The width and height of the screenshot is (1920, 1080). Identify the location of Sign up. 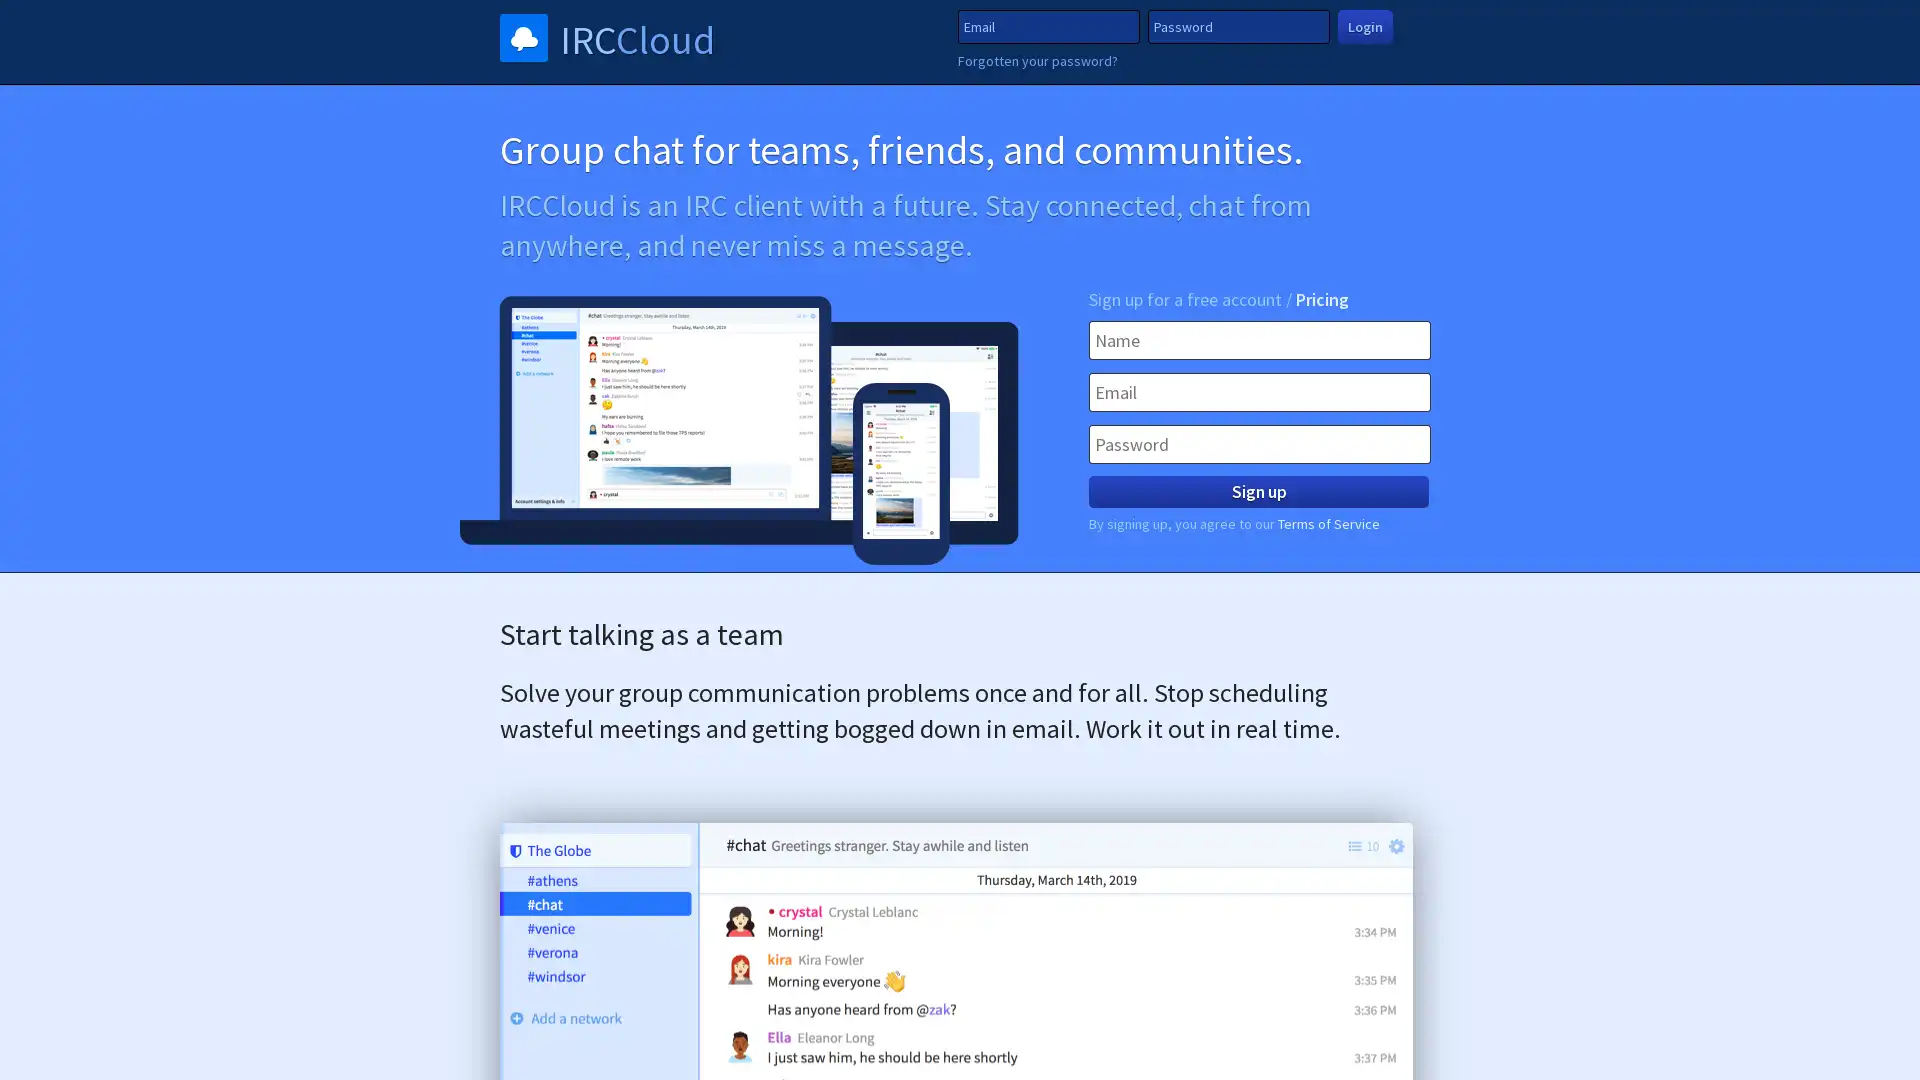
(1257, 492).